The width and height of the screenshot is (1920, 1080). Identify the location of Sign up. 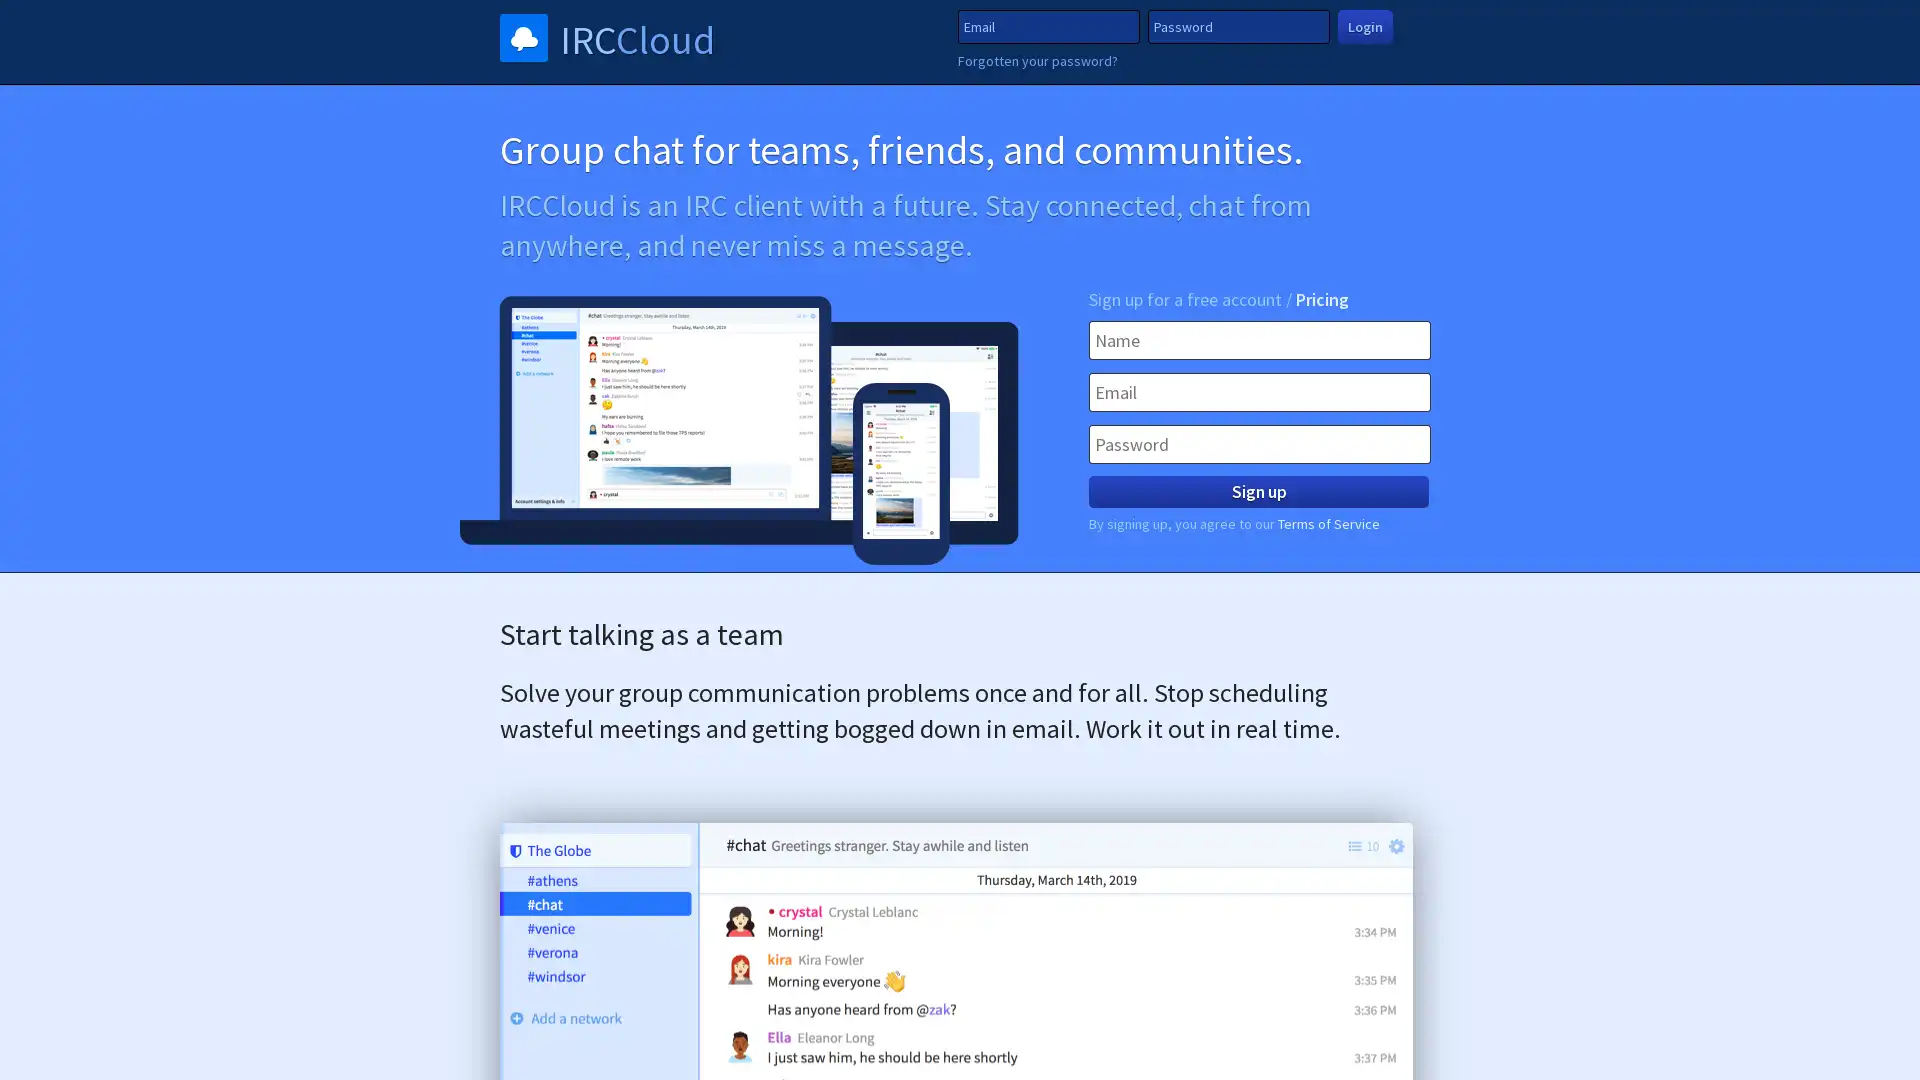
(1257, 492).